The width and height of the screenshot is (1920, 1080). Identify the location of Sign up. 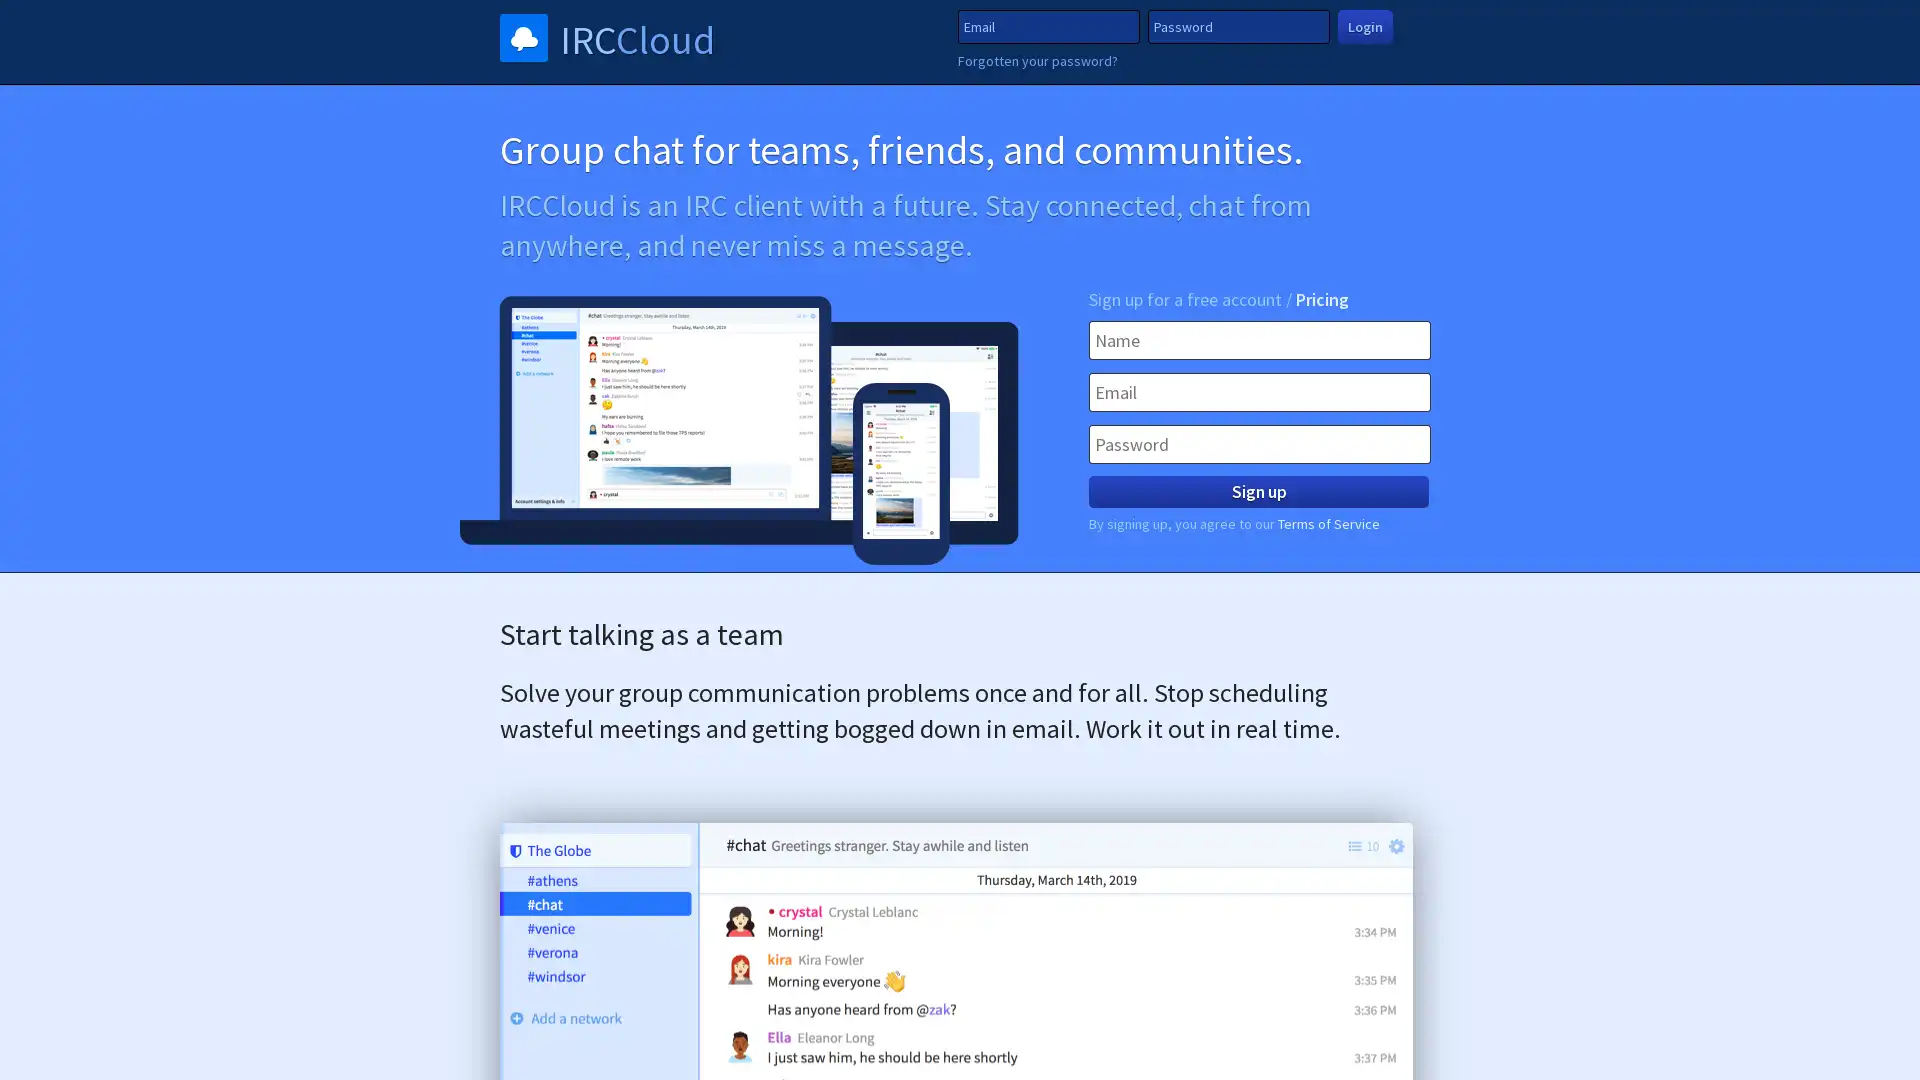
(1257, 492).